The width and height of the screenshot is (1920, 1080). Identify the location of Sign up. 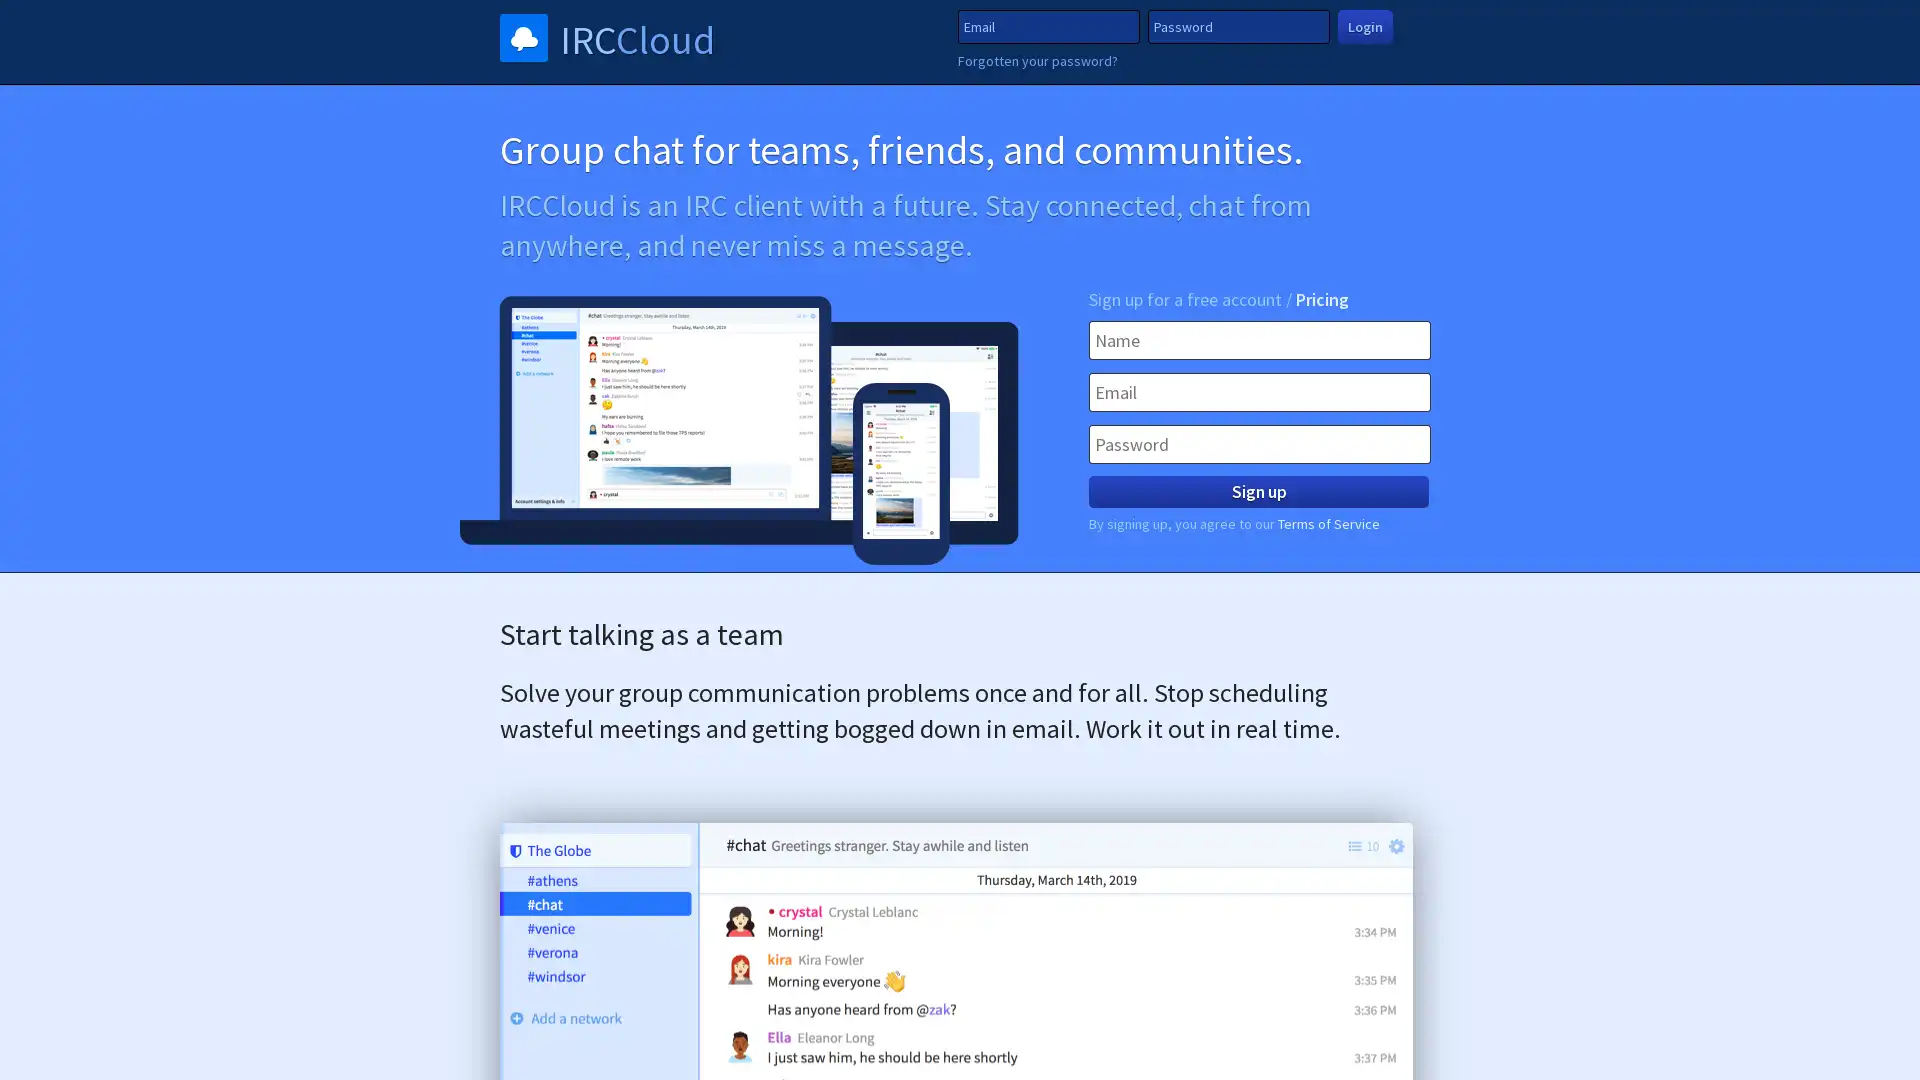
(1257, 492).